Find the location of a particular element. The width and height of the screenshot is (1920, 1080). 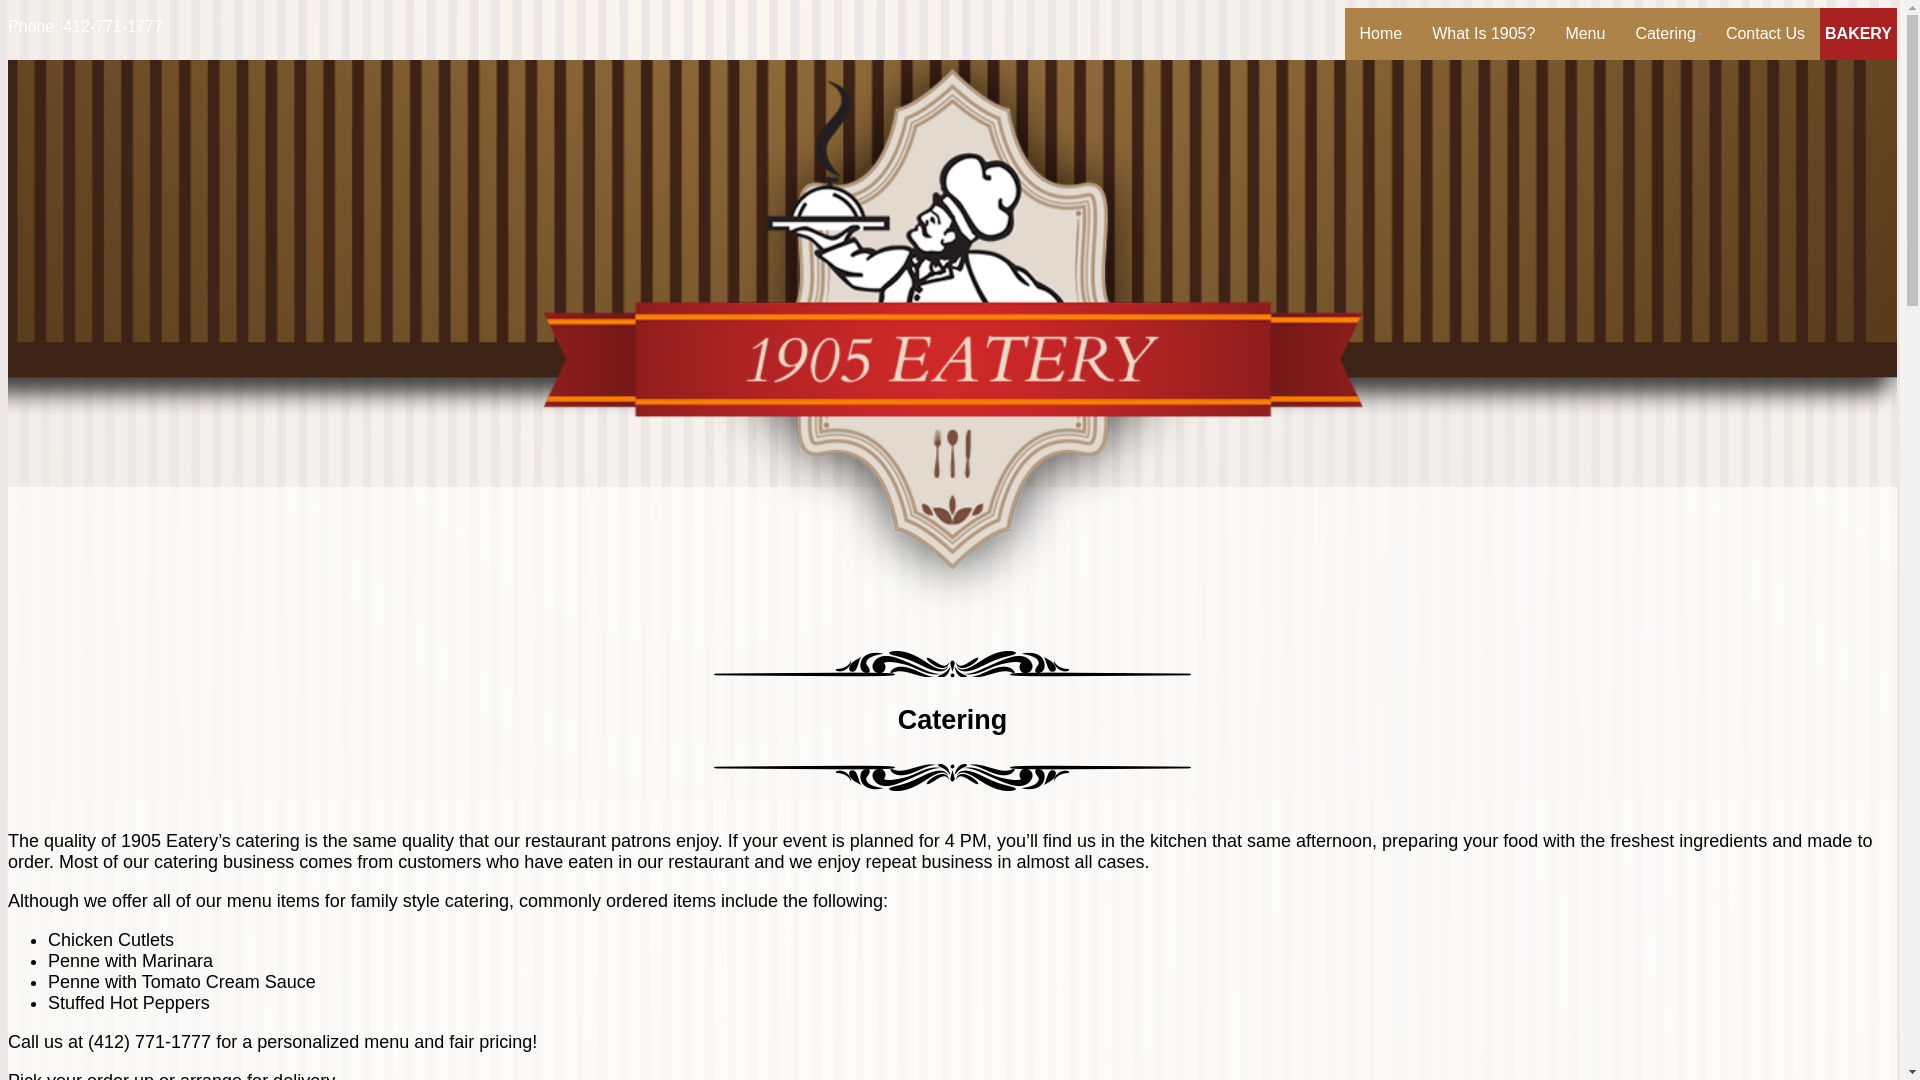

'Home' is located at coordinates (1380, 34).